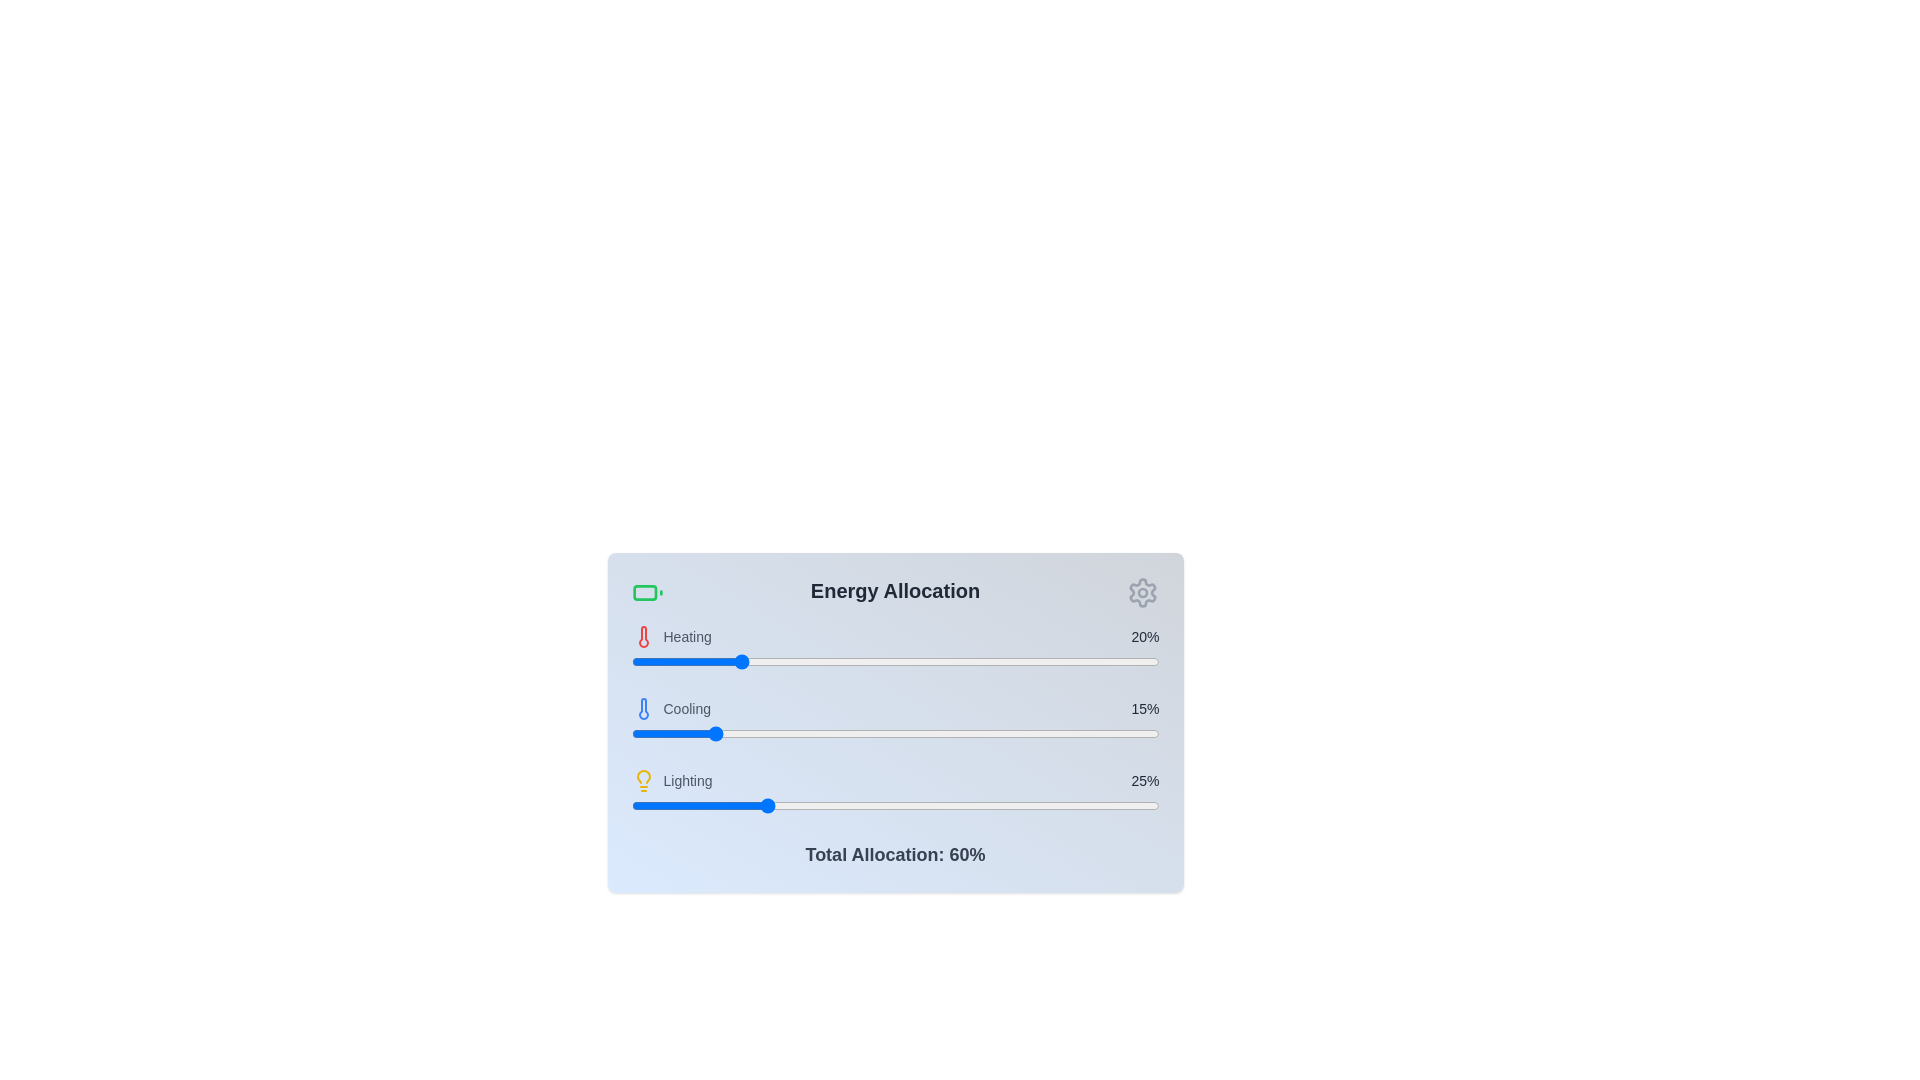 The width and height of the screenshot is (1920, 1080). Describe the element at coordinates (1022, 733) in the screenshot. I see `the cooling allocation slider to 74%` at that location.